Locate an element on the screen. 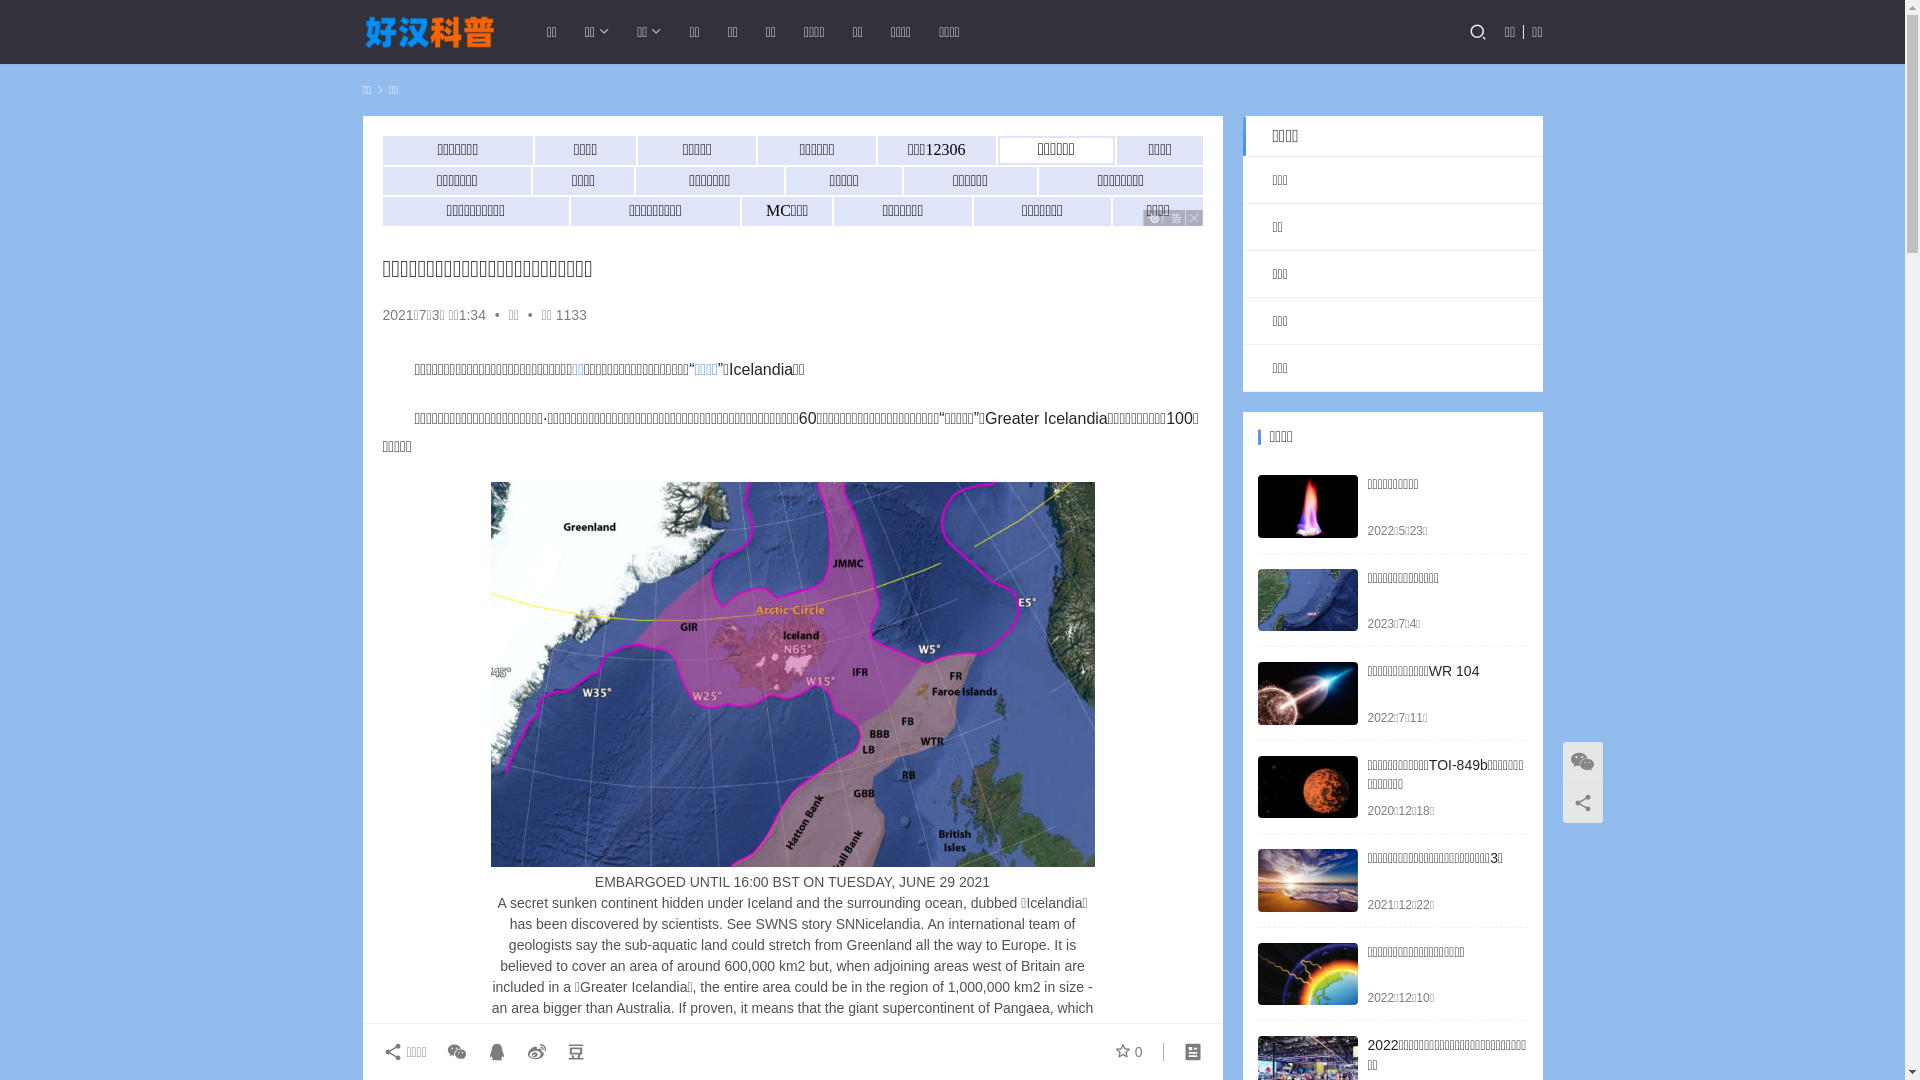  '0' is located at coordinates (1128, 1051).